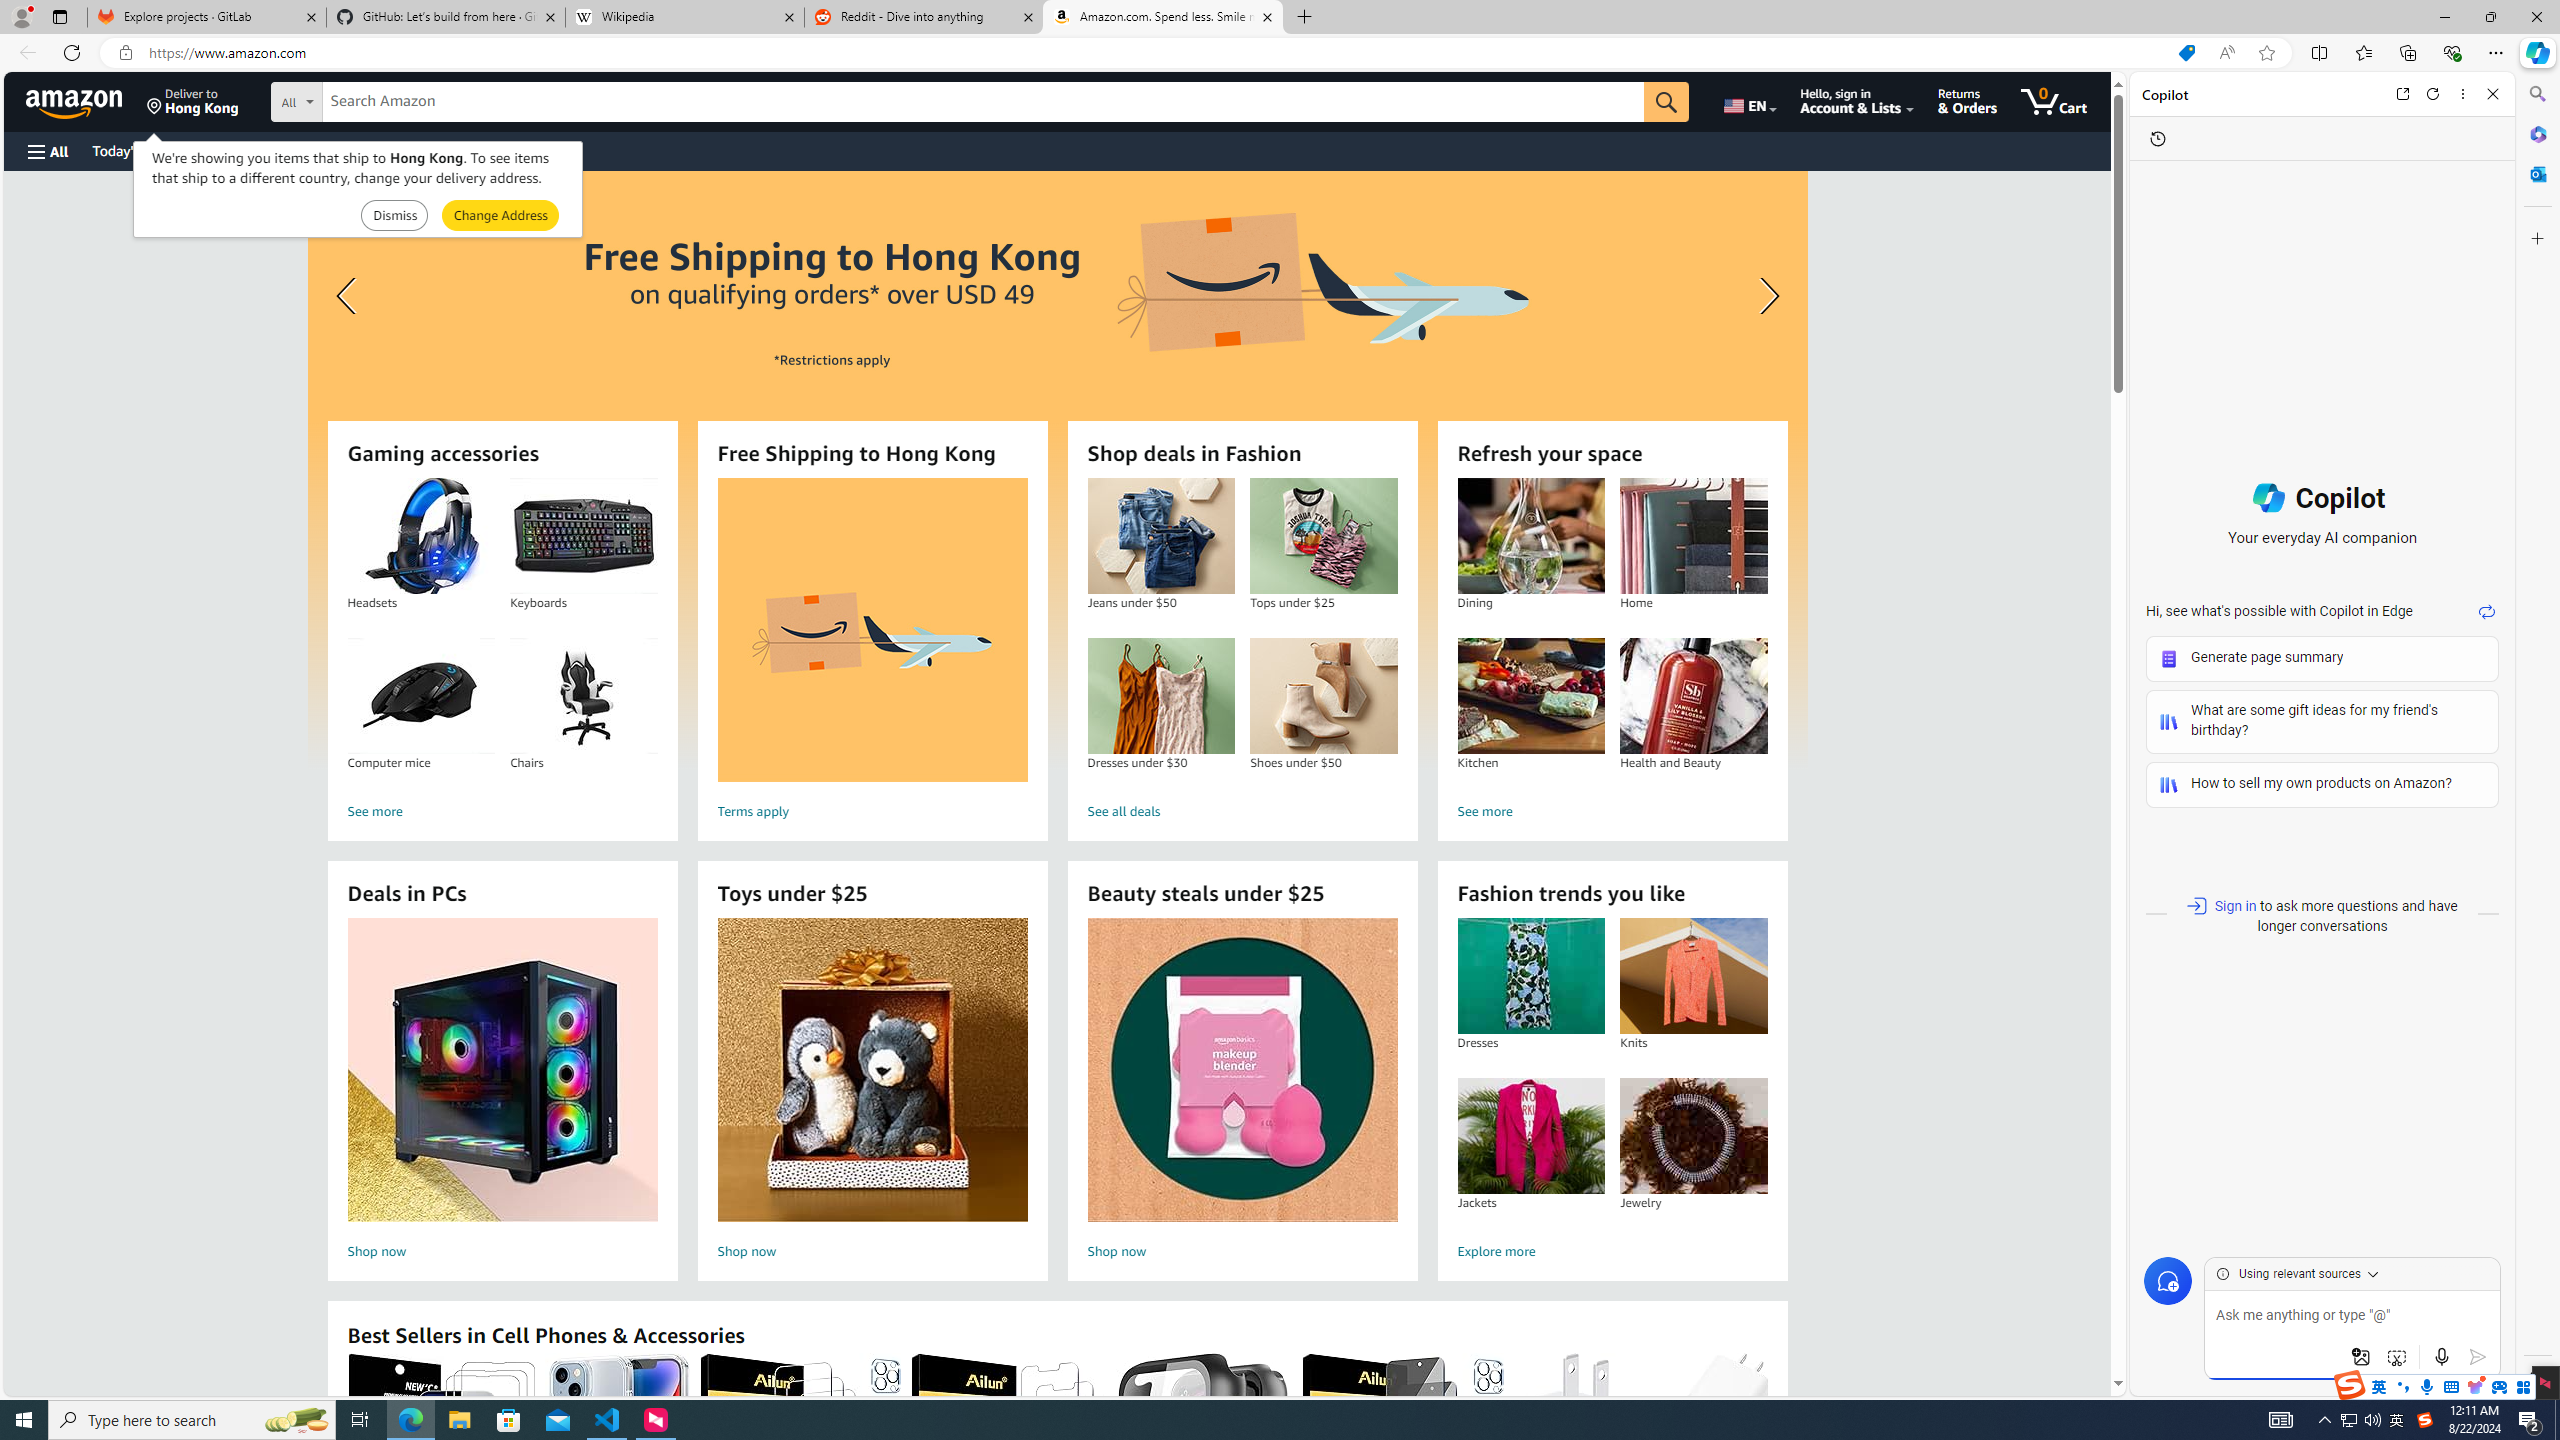 The image size is (2560, 1440). I want to click on 'Chairs', so click(582, 696).